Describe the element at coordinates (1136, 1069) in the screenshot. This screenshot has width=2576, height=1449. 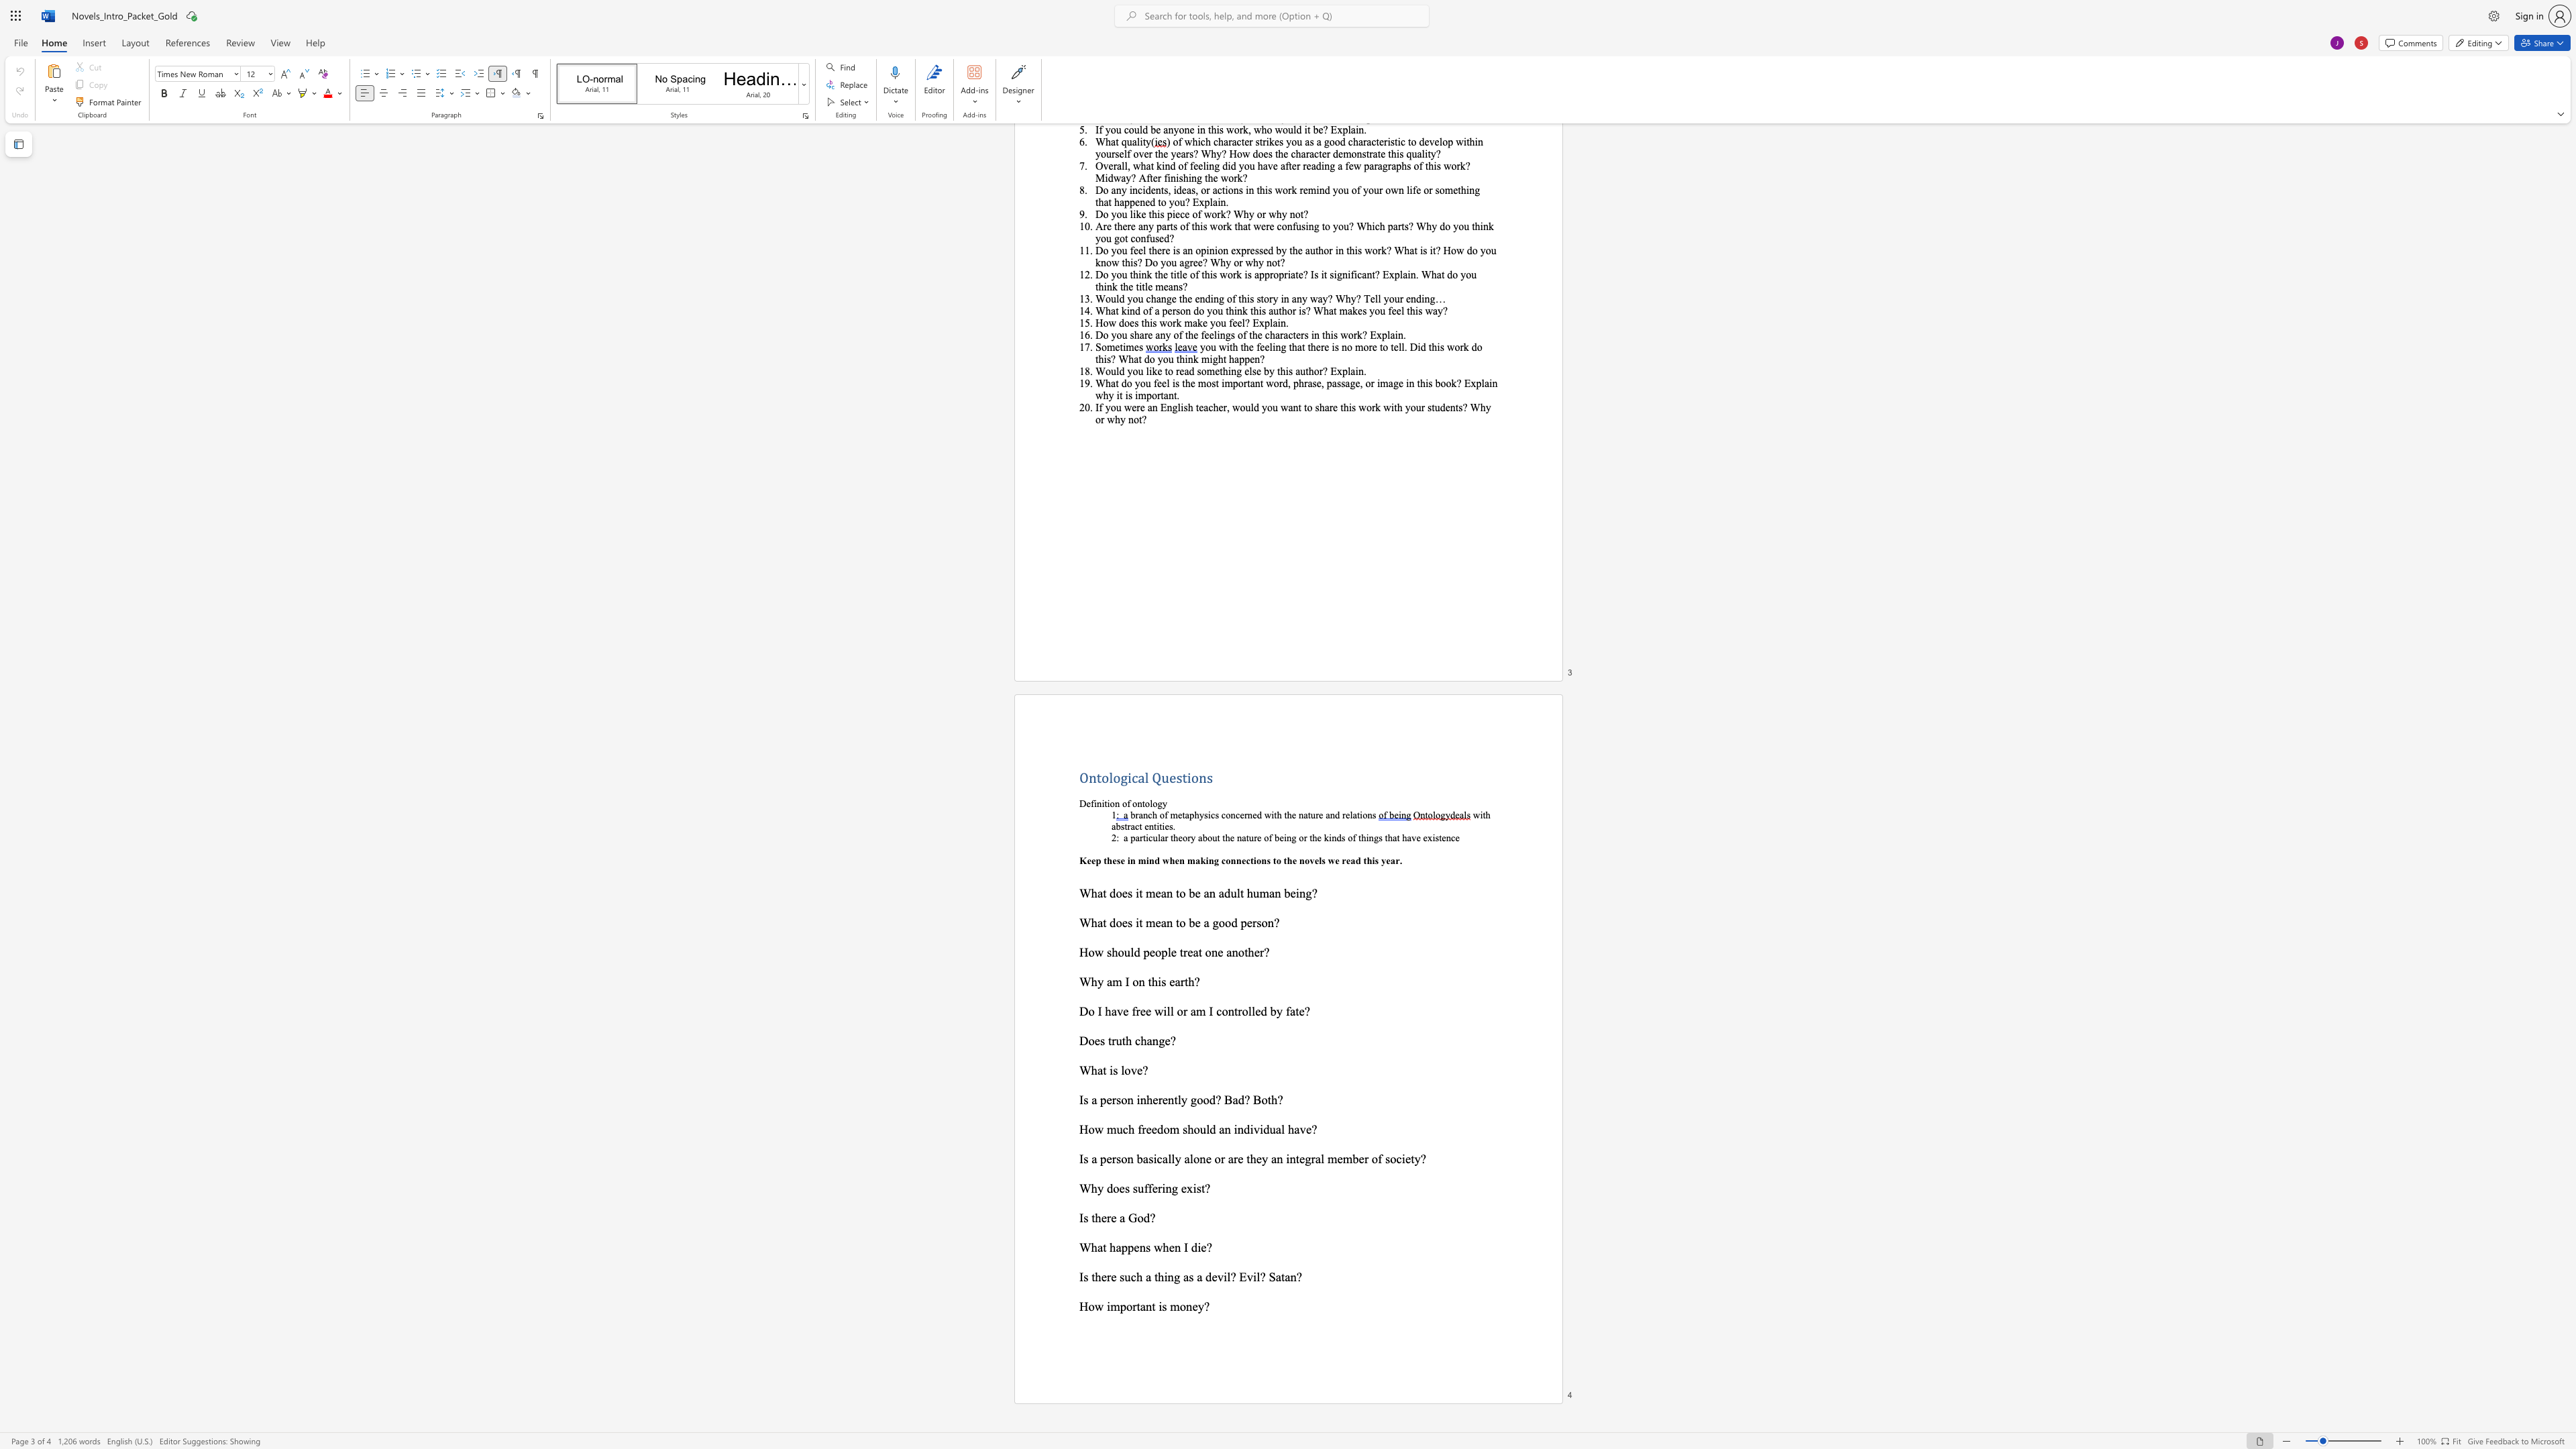
I see `the subset text "e?" within the text "What is love?"` at that location.